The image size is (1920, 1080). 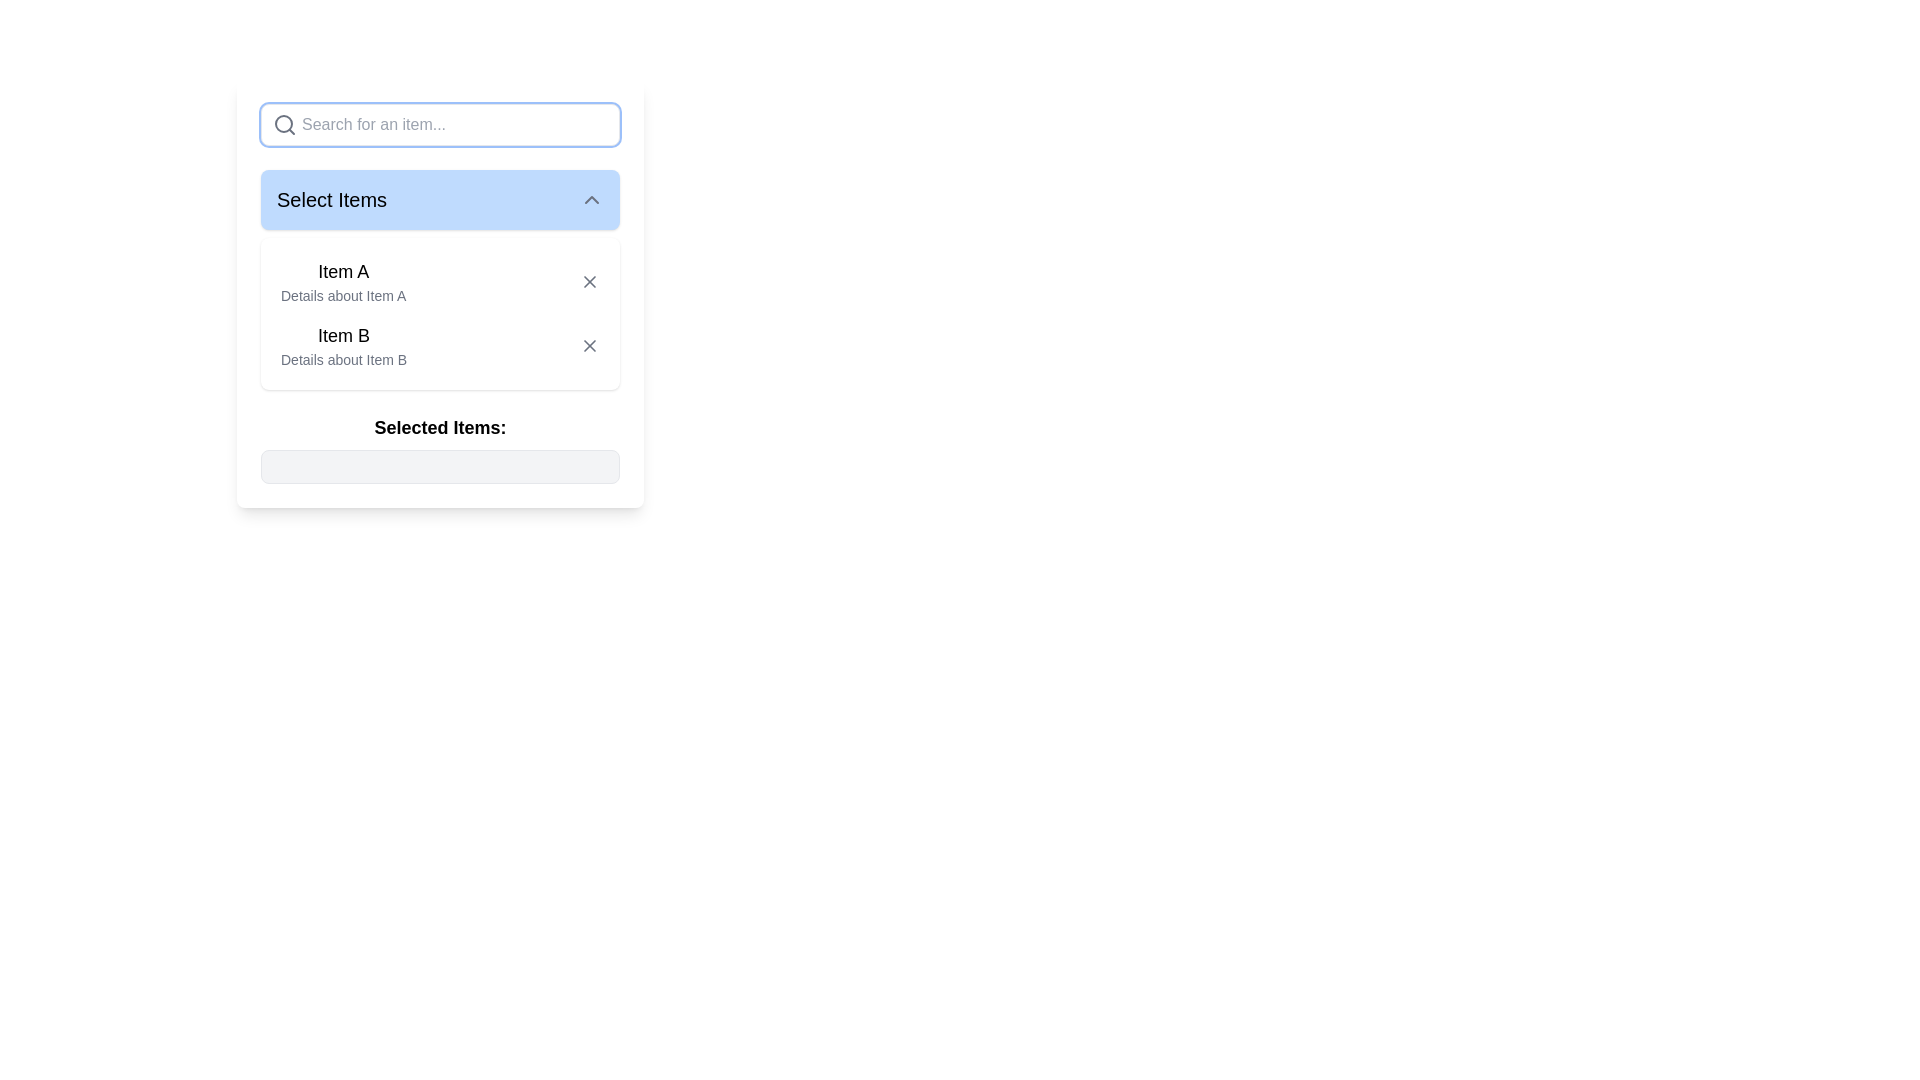 I want to click on the close button located in the top-right corner of the 'Item A' entry, so click(x=589, y=281).